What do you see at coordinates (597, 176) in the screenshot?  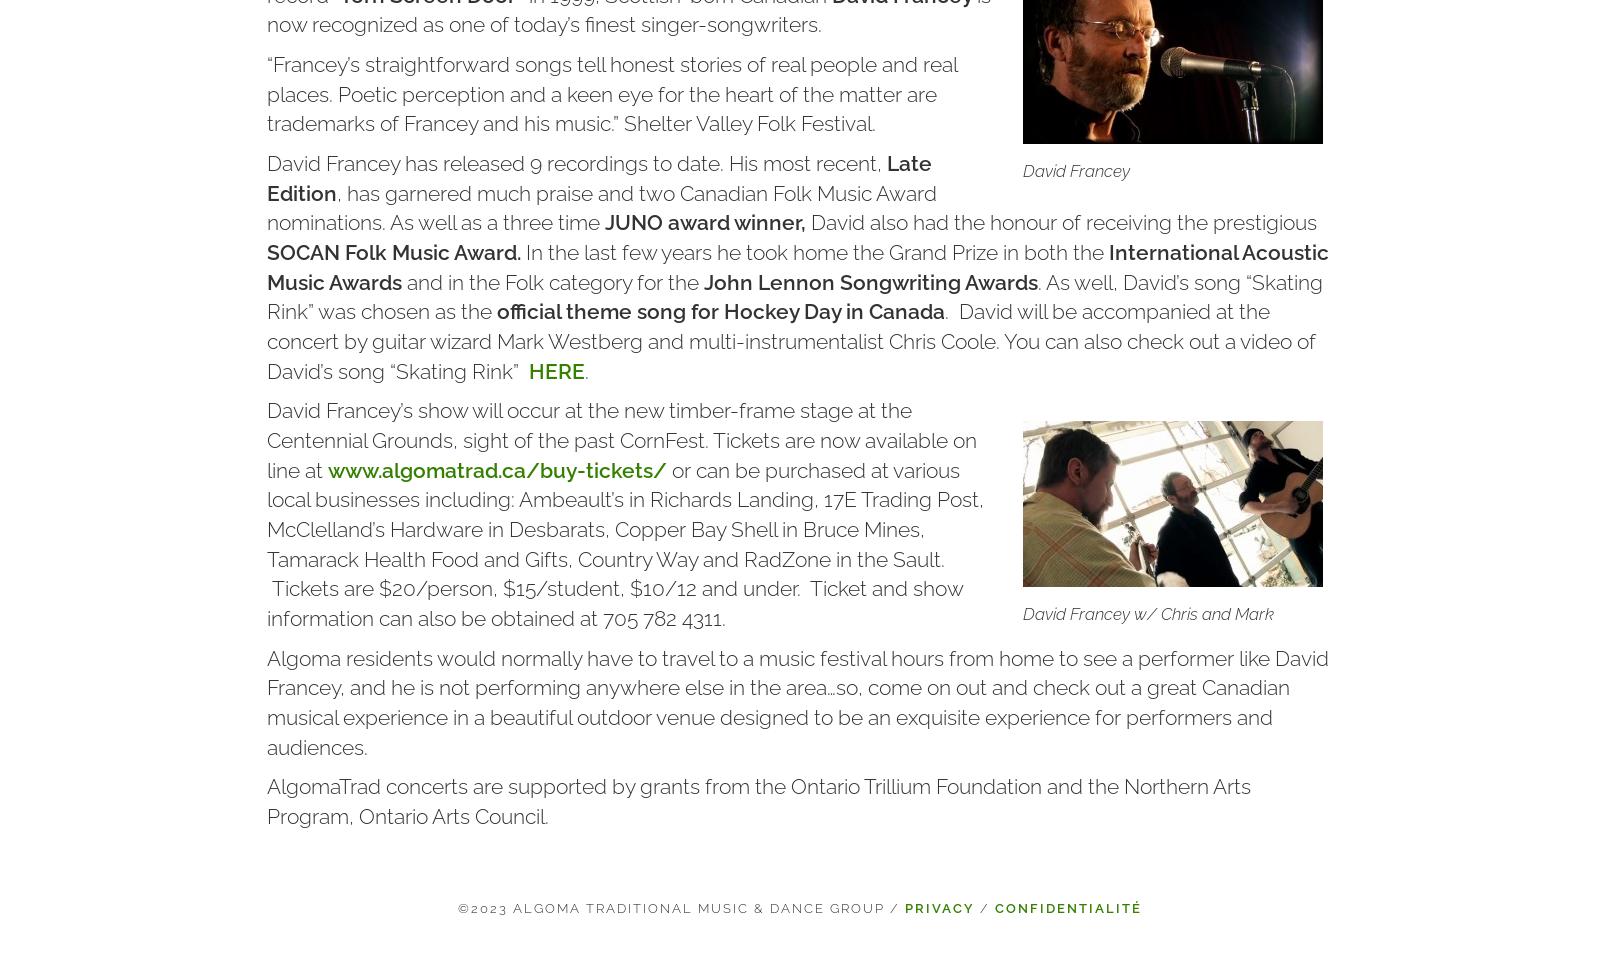 I see `'Late Edition'` at bounding box center [597, 176].